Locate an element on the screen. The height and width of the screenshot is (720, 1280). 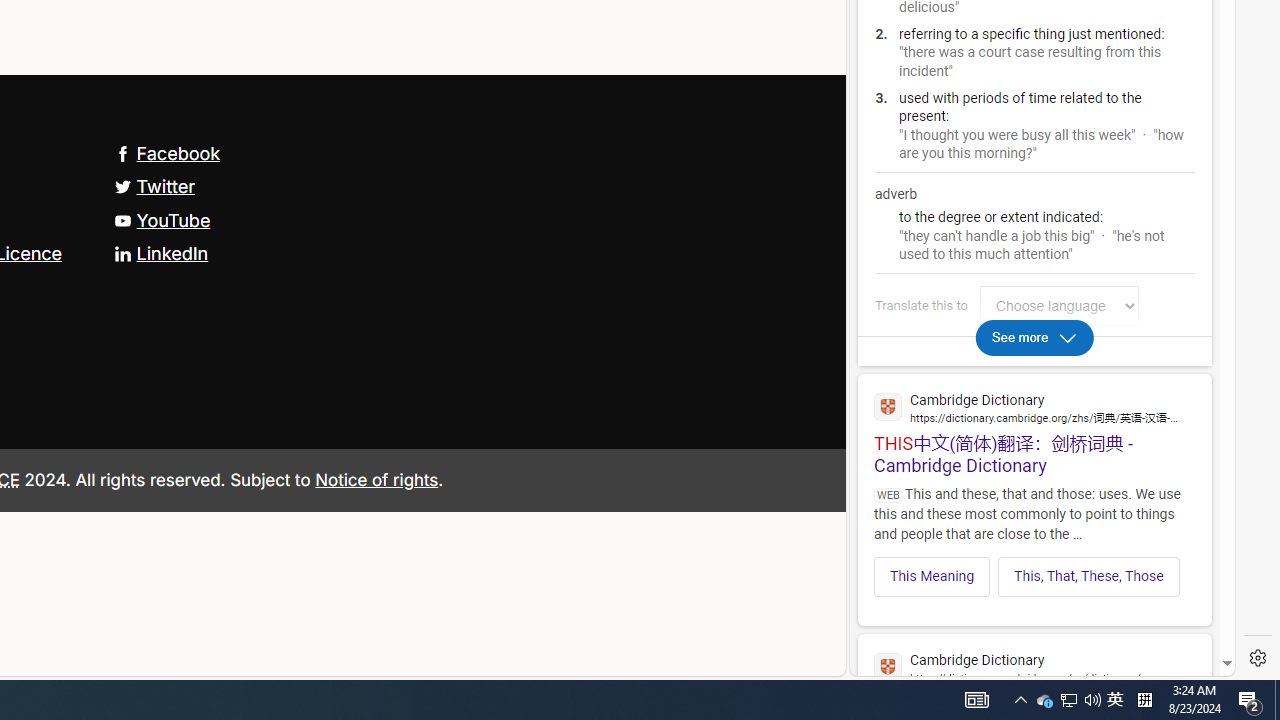
'Translate this to Choose language' is located at coordinates (1058, 305).